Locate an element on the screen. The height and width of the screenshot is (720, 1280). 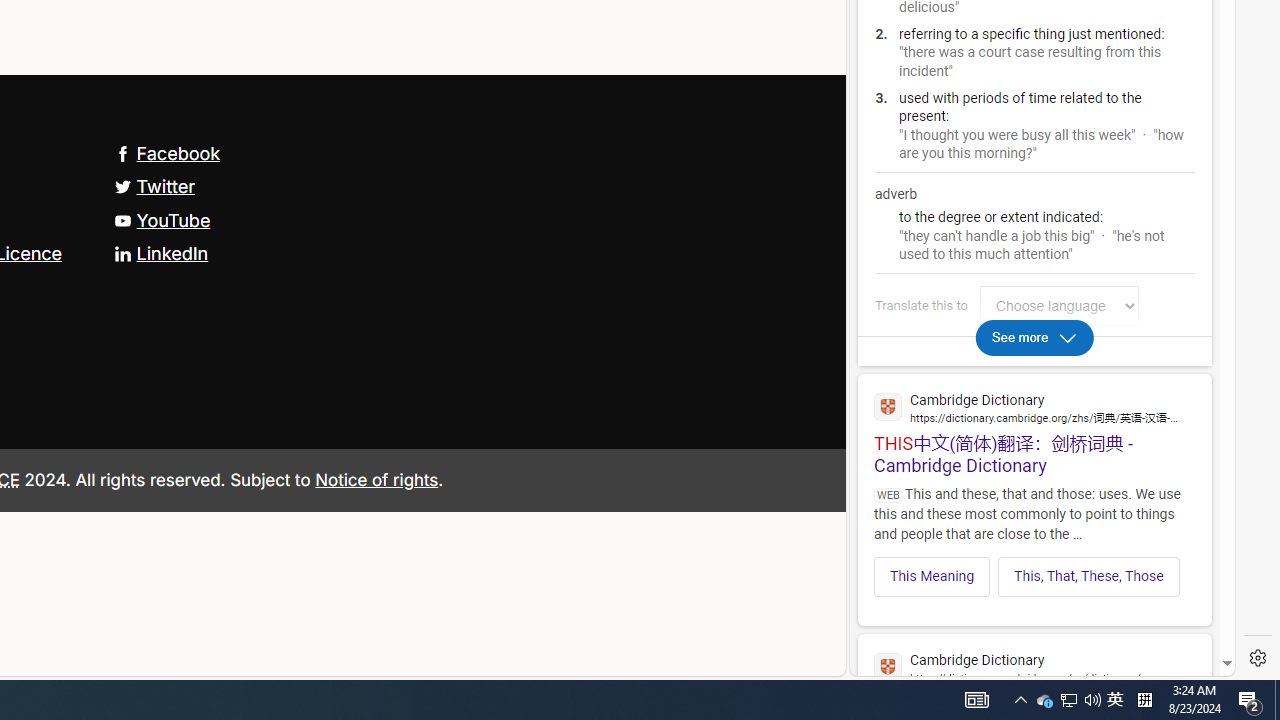
'Translate this to Choose language' is located at coordinates (1058, 305).